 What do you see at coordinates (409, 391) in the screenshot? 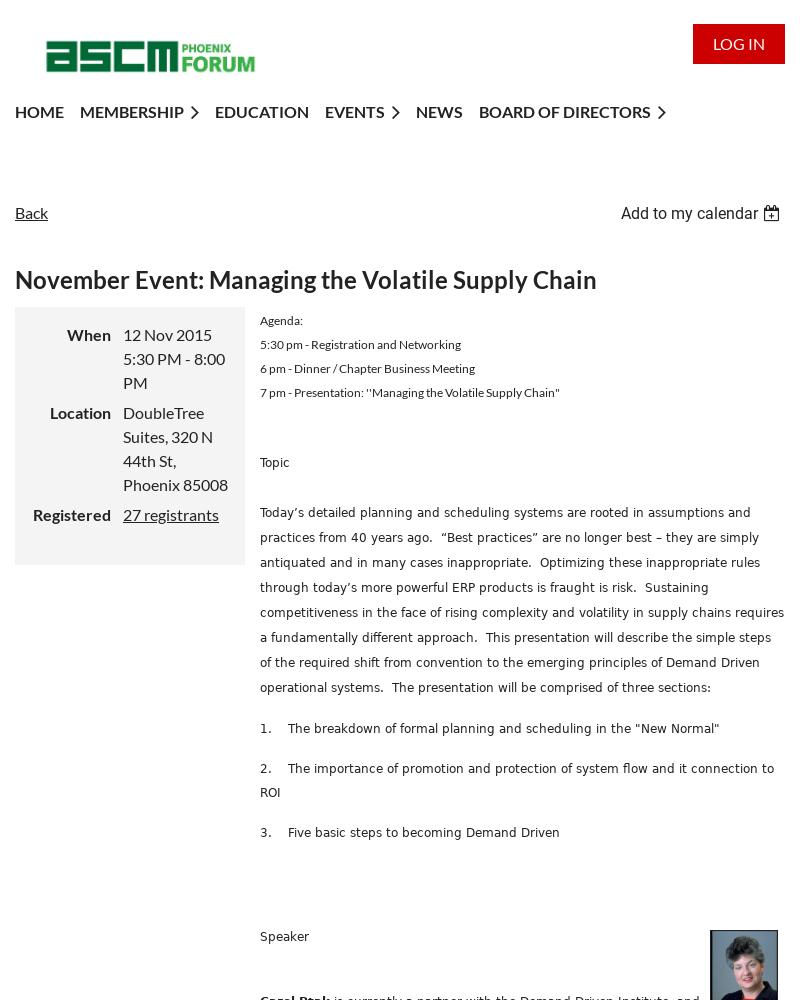
I see `'7 pm - Presentation: ''Managing the Volatile Supply Chain"'` at bounding box center [409, 391].